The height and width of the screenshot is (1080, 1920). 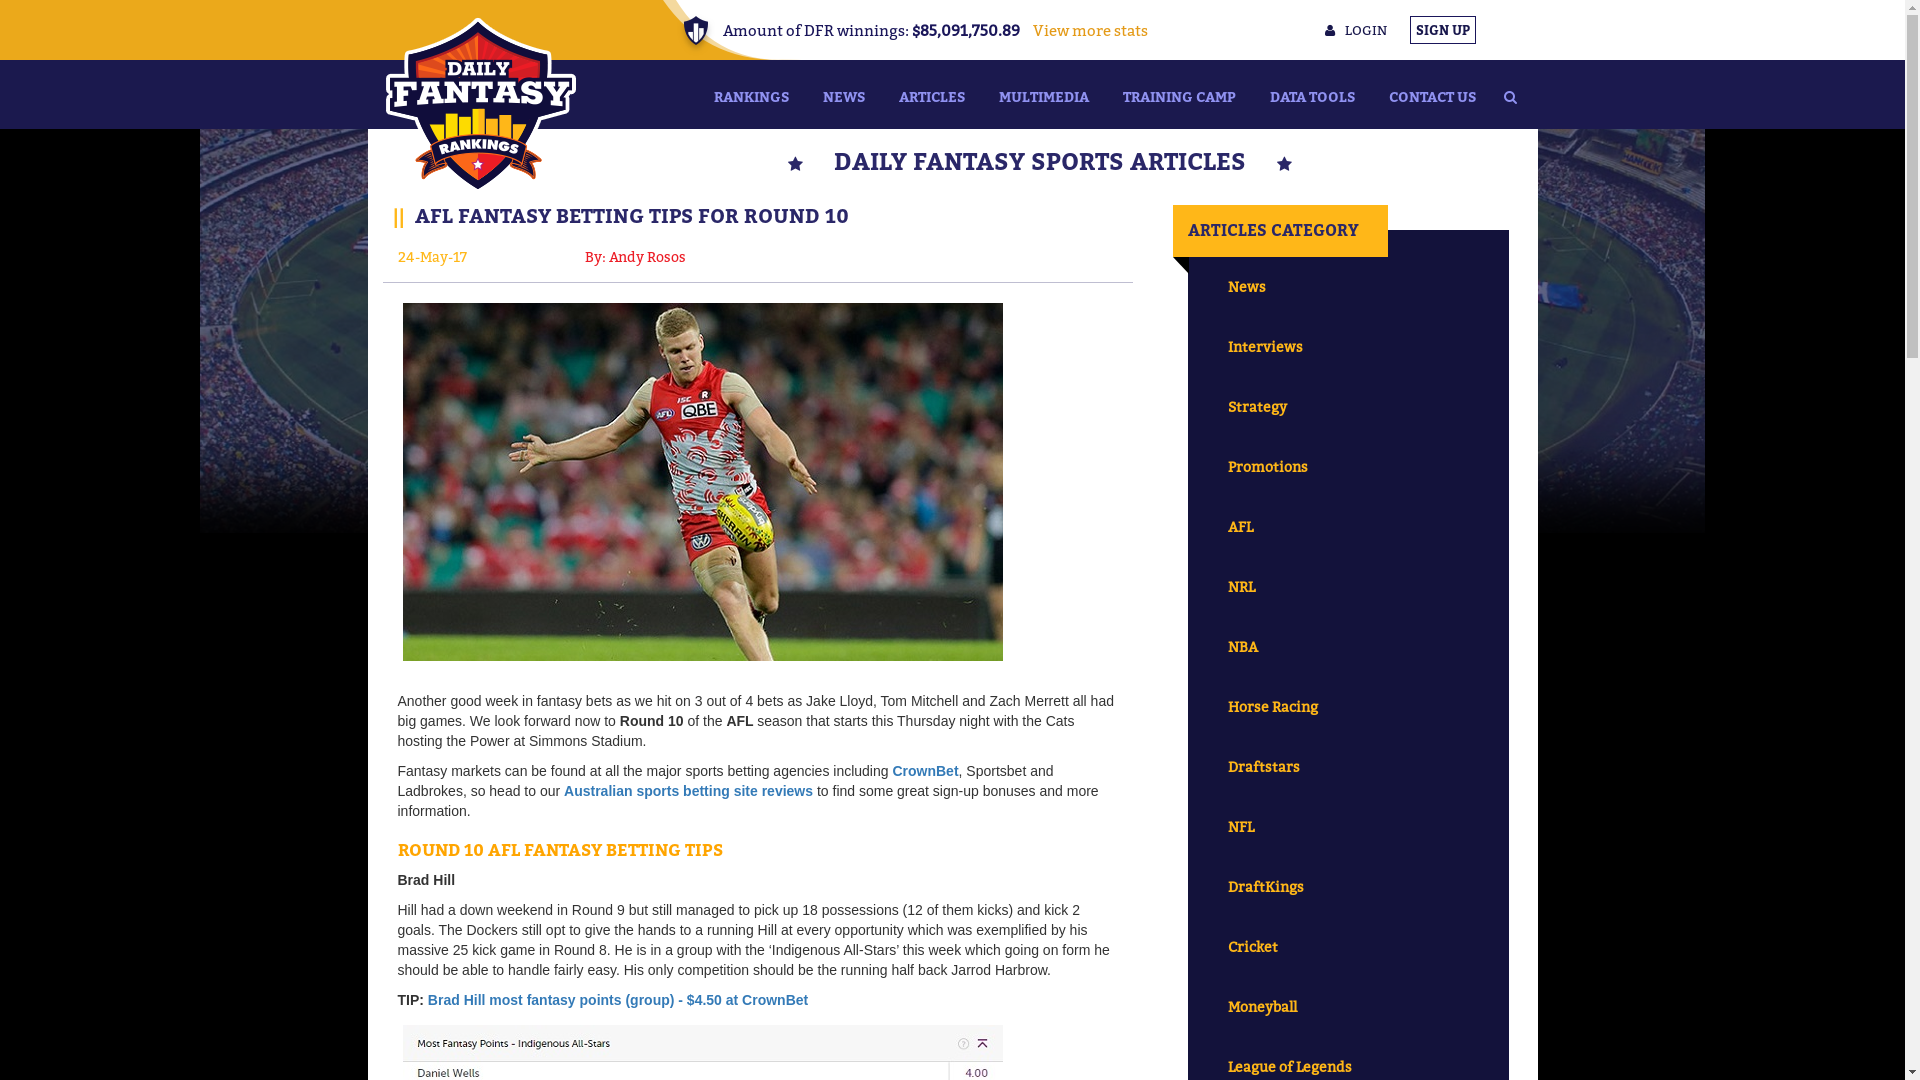 What do you see at coordinates (1431, 94) in the screenshot?
I see `'CONTACT US'` at bounding box center [1431, 94].